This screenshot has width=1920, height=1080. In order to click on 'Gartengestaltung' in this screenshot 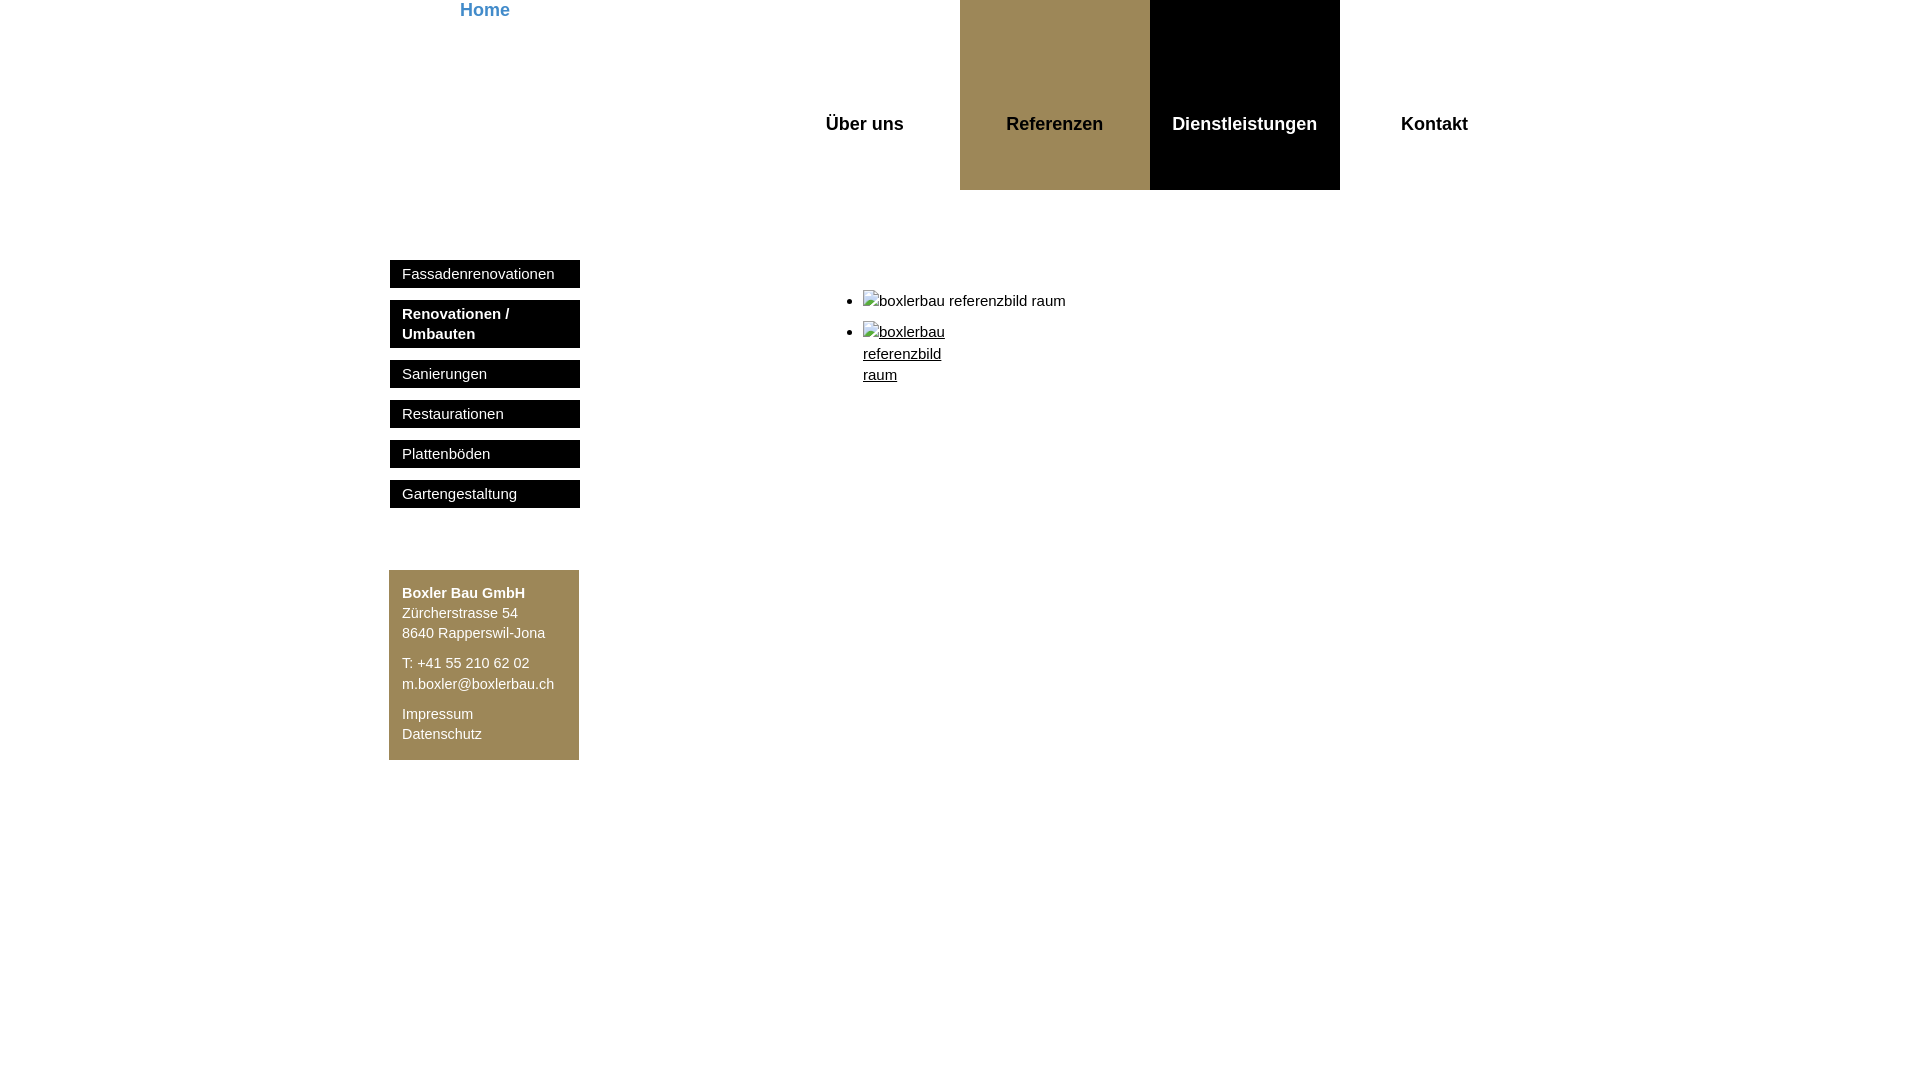, I will do `click(389, 493)`.